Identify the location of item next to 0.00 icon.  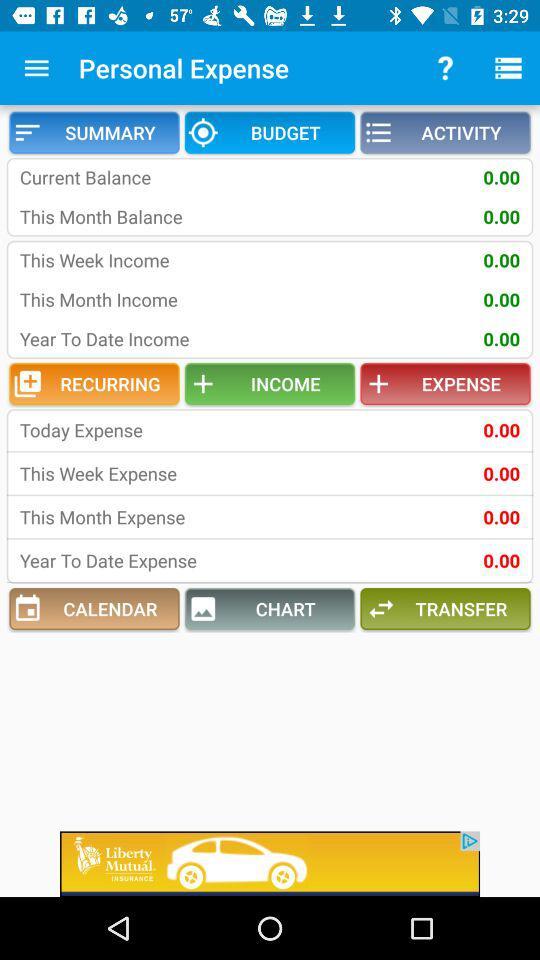
(149, 430).